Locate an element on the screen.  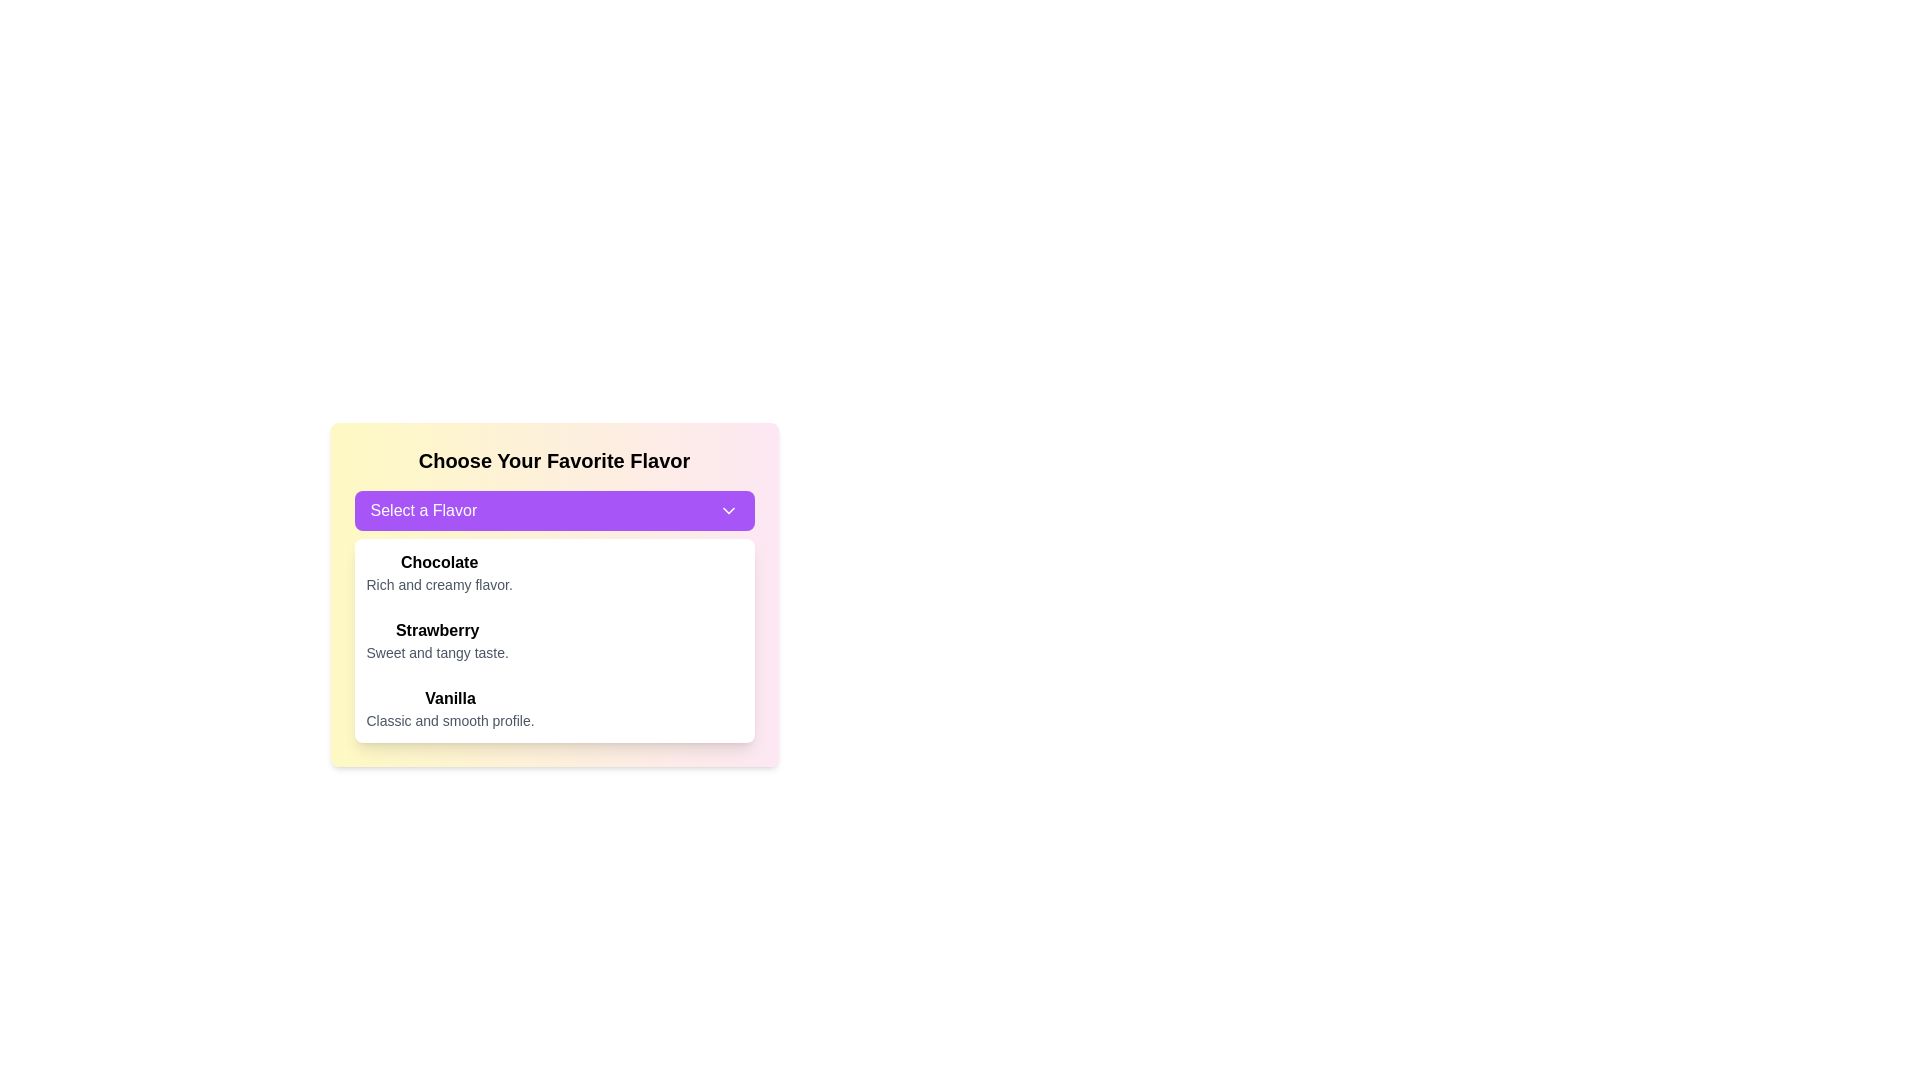
the Dropdown list with the title 'Choose Your Favorite Flavor' is located at coordinates (554, 593).